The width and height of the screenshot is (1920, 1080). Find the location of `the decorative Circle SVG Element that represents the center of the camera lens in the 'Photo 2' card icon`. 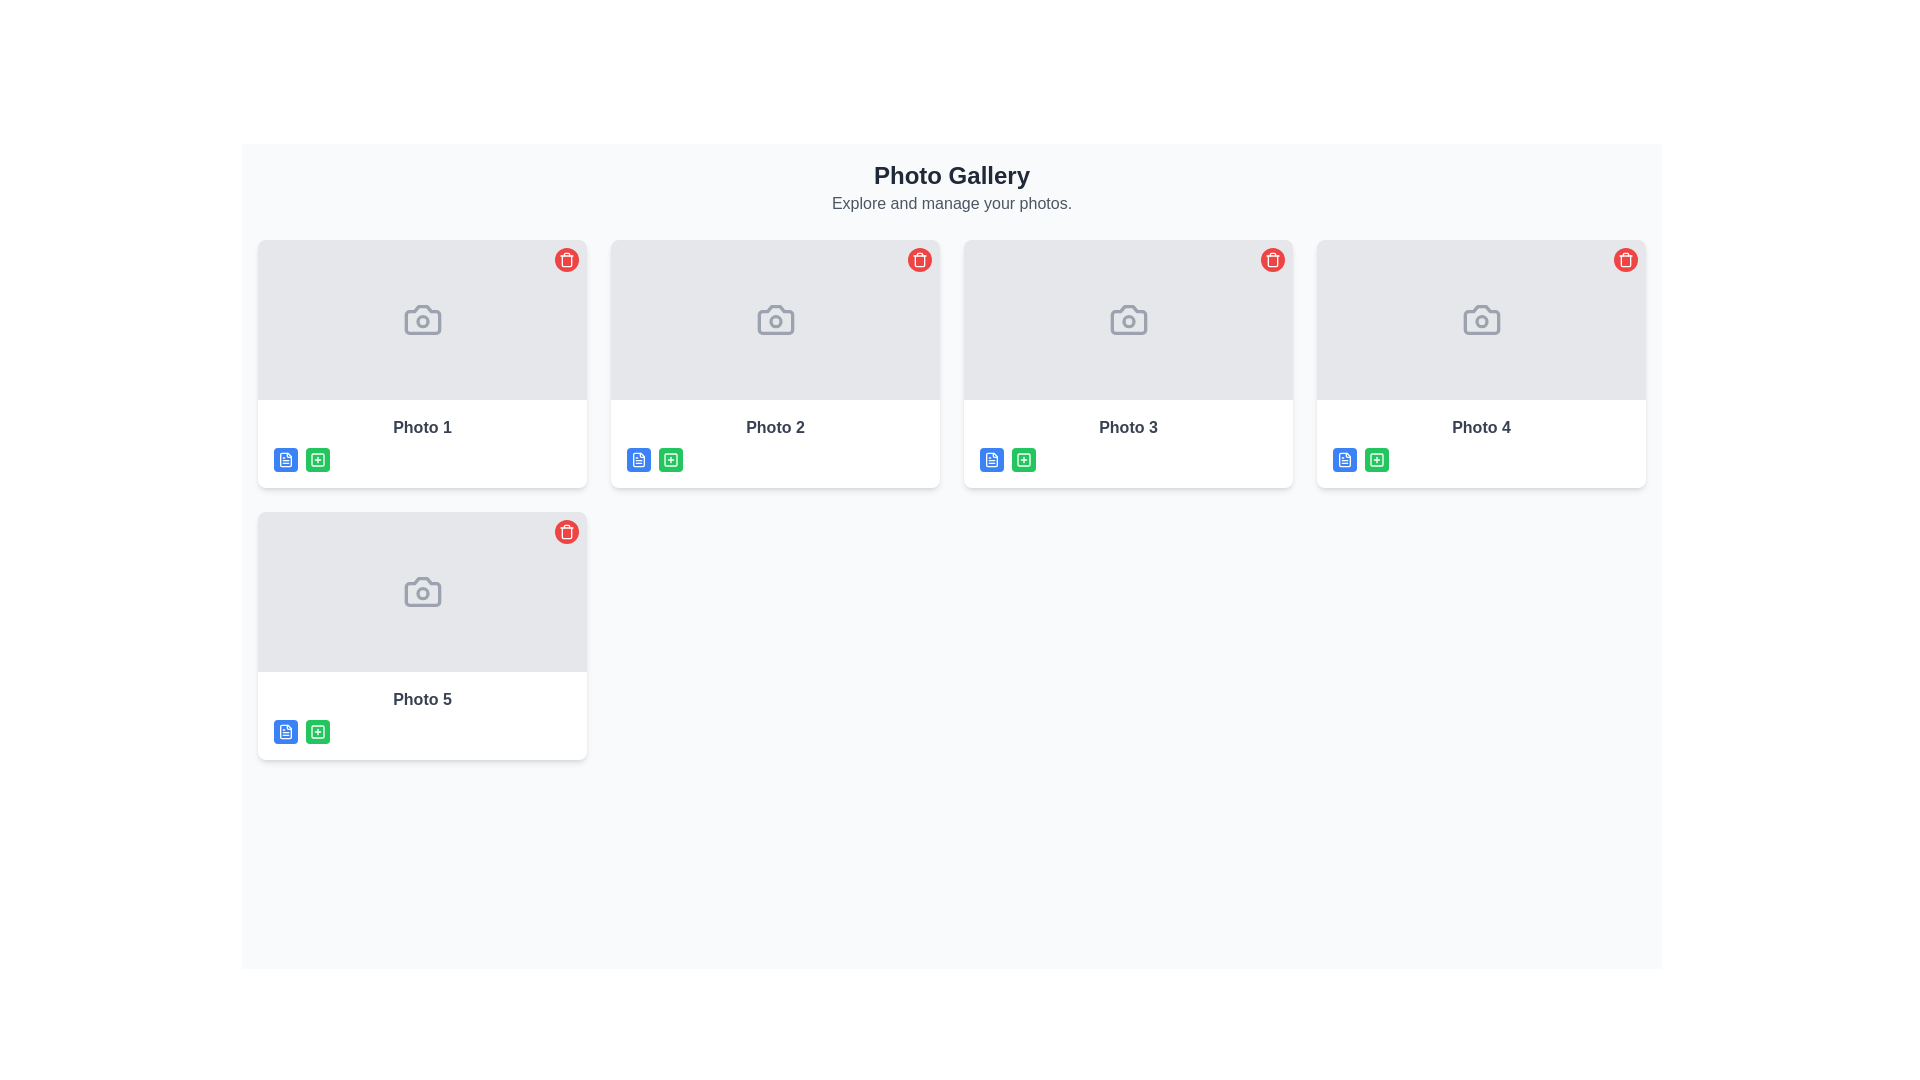

the decorative Circle SVG Element that represents the center of the camera lens in the 'Photo 2' card icon is located at coordinates (774, 320).